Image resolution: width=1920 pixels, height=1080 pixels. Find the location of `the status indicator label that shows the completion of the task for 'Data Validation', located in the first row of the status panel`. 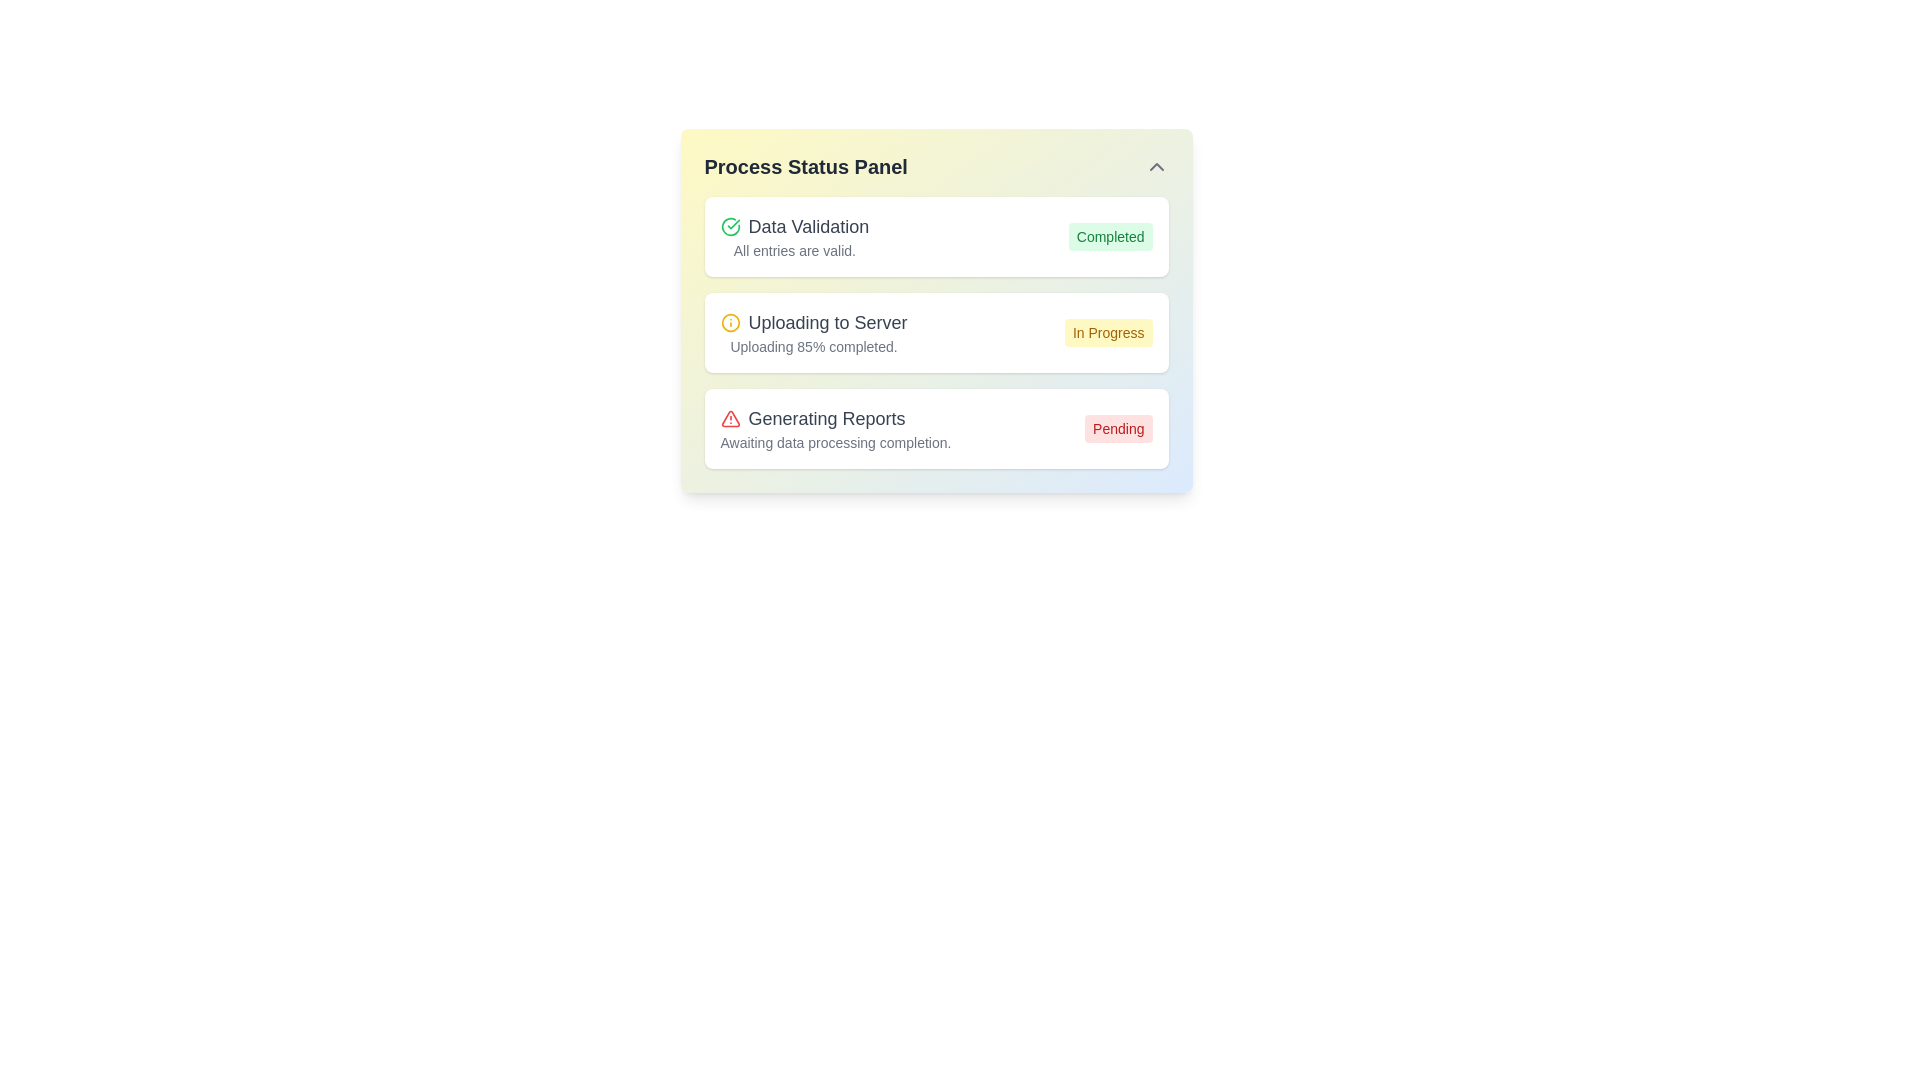

the status indicator label that shows the completion of the task for 'Data Validation', located in the first row of the status panel is located at coordinates (1109, 235).